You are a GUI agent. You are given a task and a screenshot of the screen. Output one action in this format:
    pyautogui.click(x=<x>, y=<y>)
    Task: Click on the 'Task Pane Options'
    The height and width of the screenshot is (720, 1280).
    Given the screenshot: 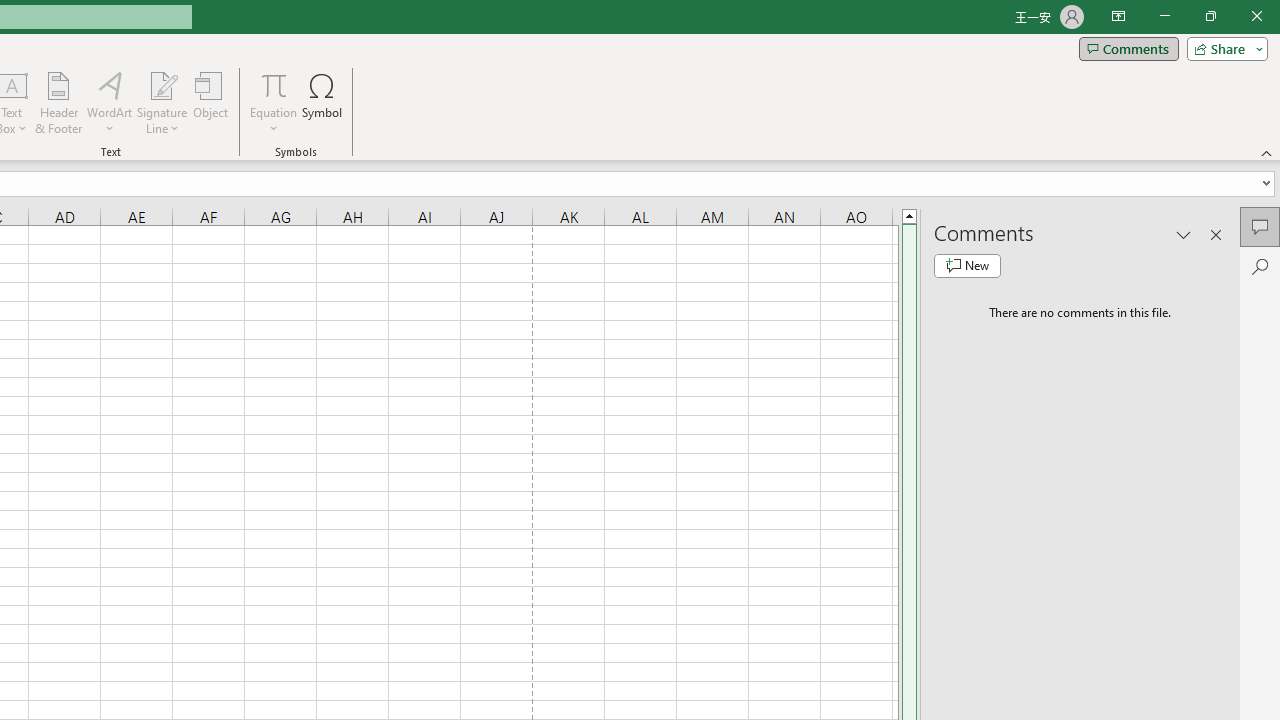 What is the action you would take?
    pyautogui.click(x=1184, y=234)
    